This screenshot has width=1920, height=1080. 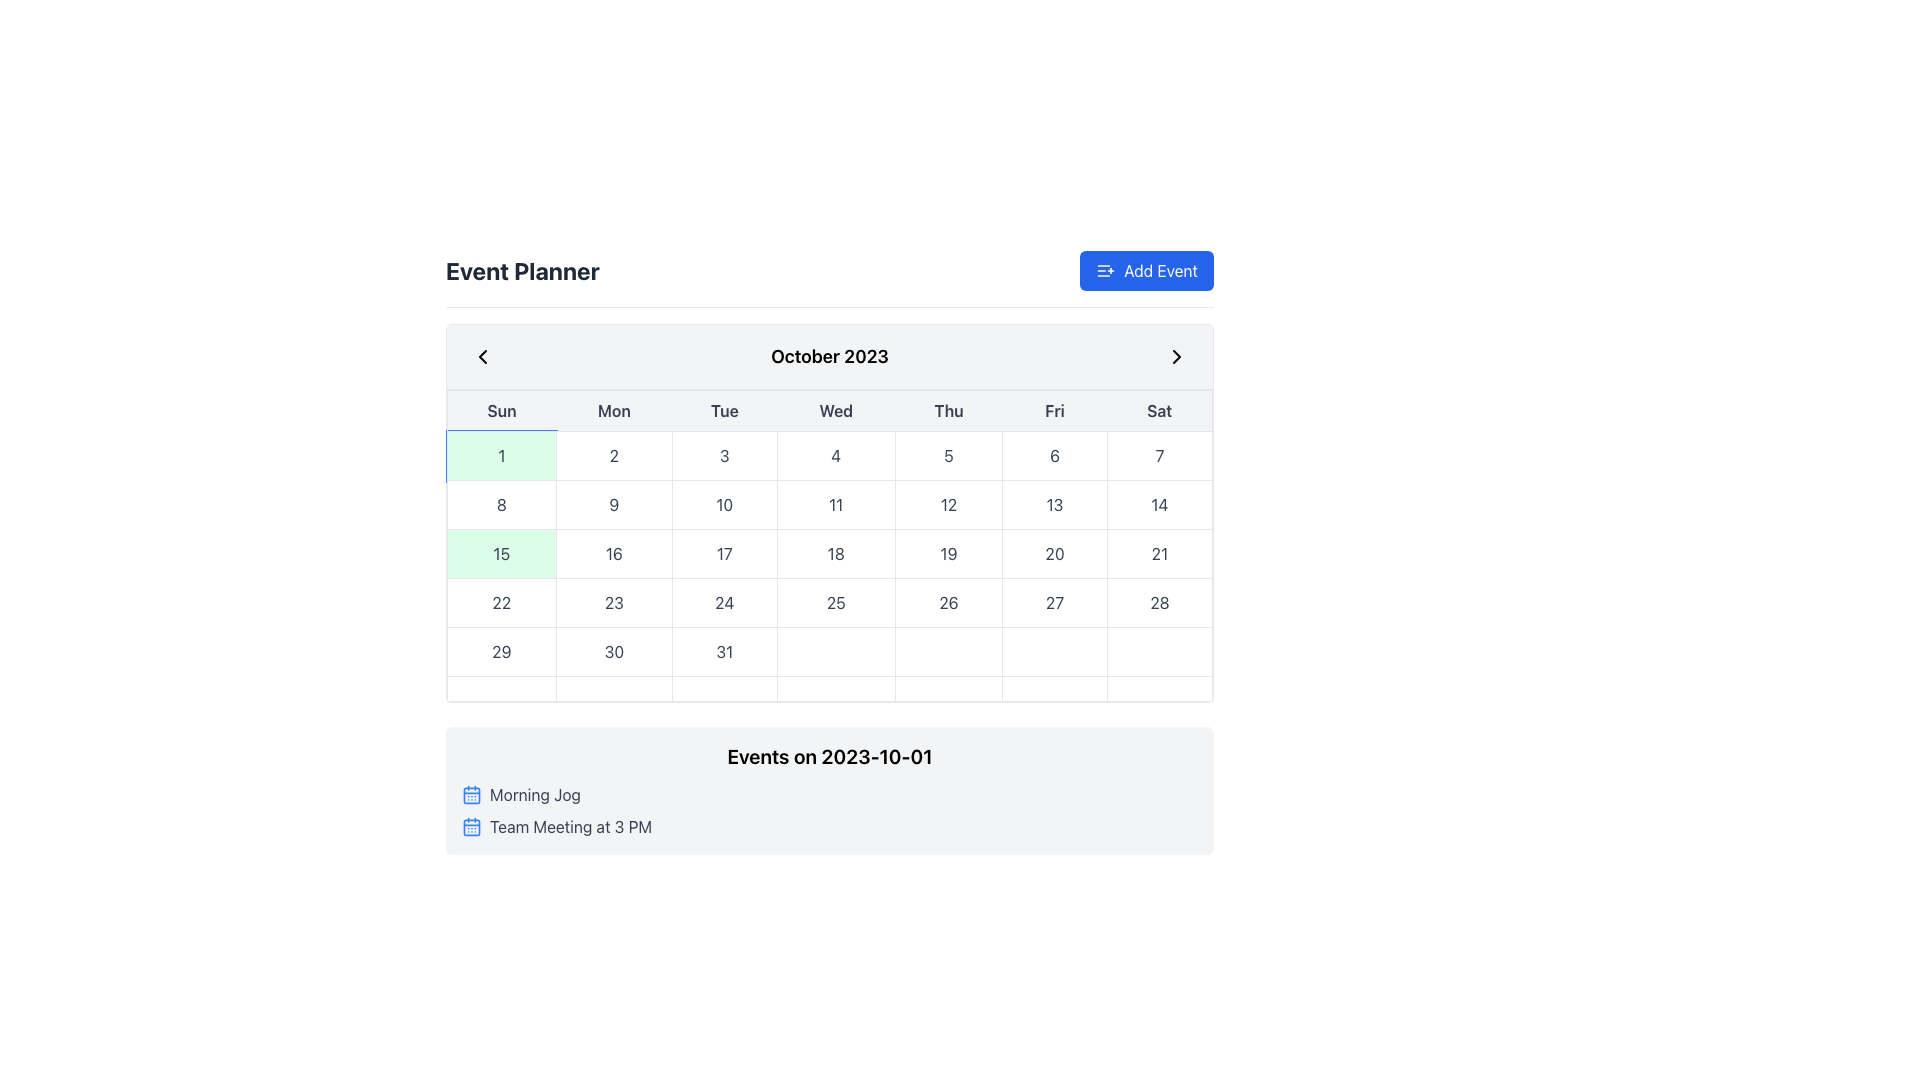 I want to click on the rightward chevron icon near the top right corner of the calendar section, so click(x=1176, y=356).